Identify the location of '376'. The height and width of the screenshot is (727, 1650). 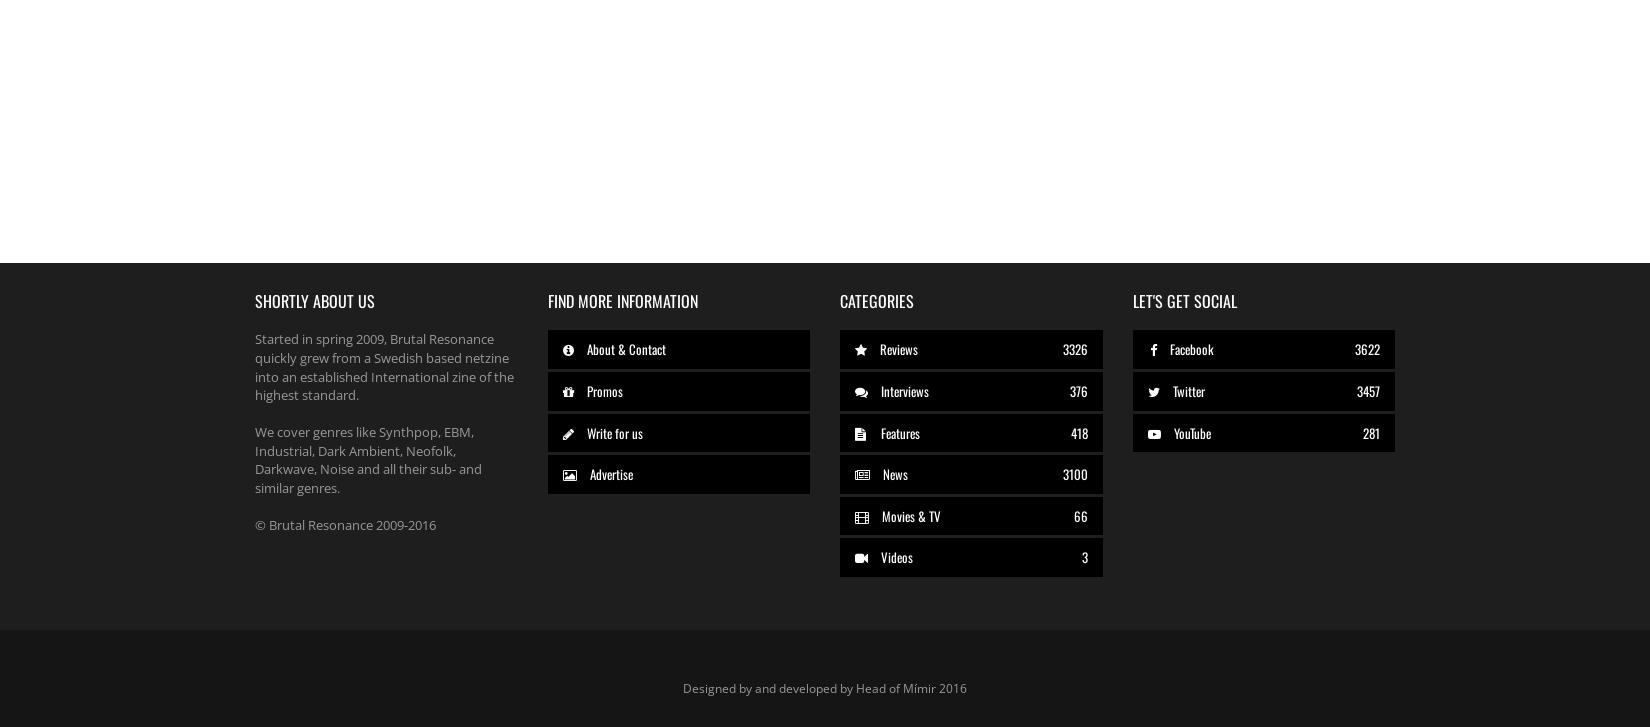
(1069, 389).